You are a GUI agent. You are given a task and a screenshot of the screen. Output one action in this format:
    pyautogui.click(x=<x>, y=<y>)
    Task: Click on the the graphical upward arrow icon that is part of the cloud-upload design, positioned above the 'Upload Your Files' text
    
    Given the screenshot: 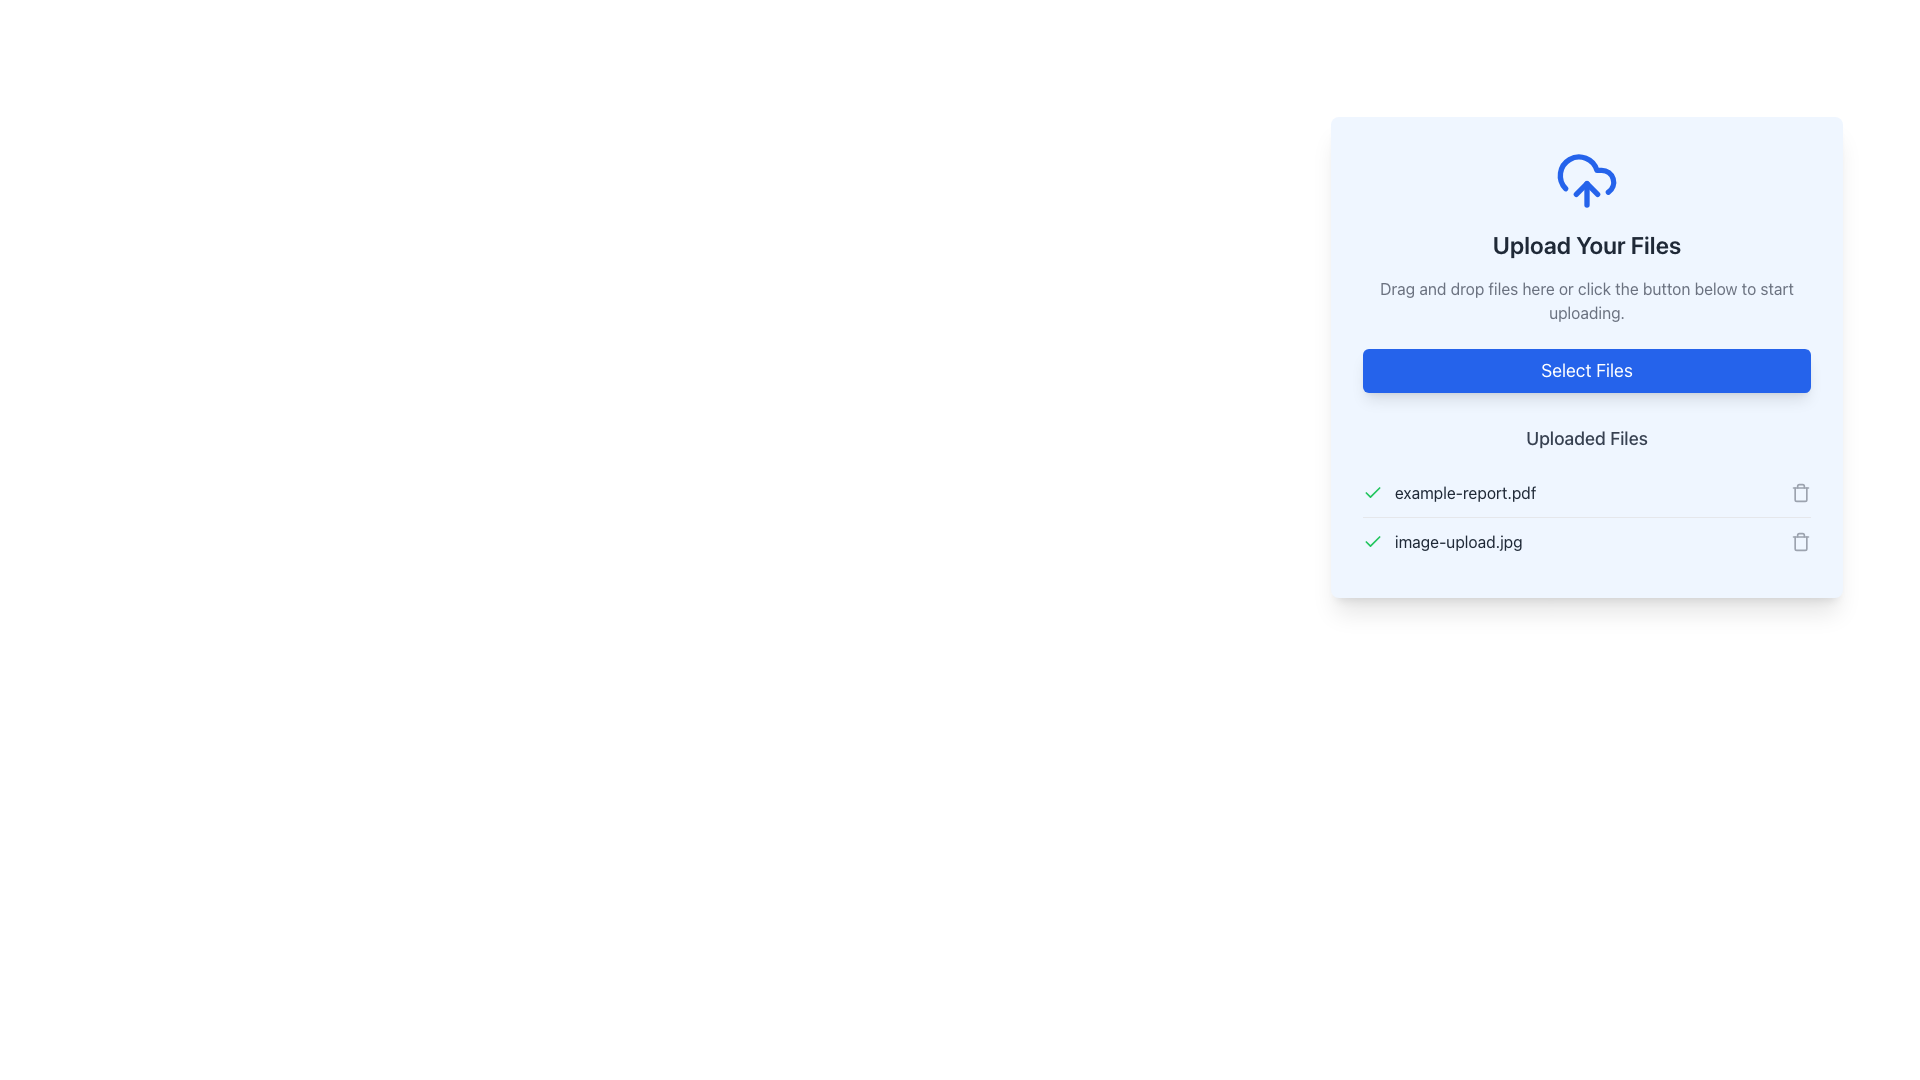 What is the action you would take?
    pyautogui.click(x=1586, y=189)
    